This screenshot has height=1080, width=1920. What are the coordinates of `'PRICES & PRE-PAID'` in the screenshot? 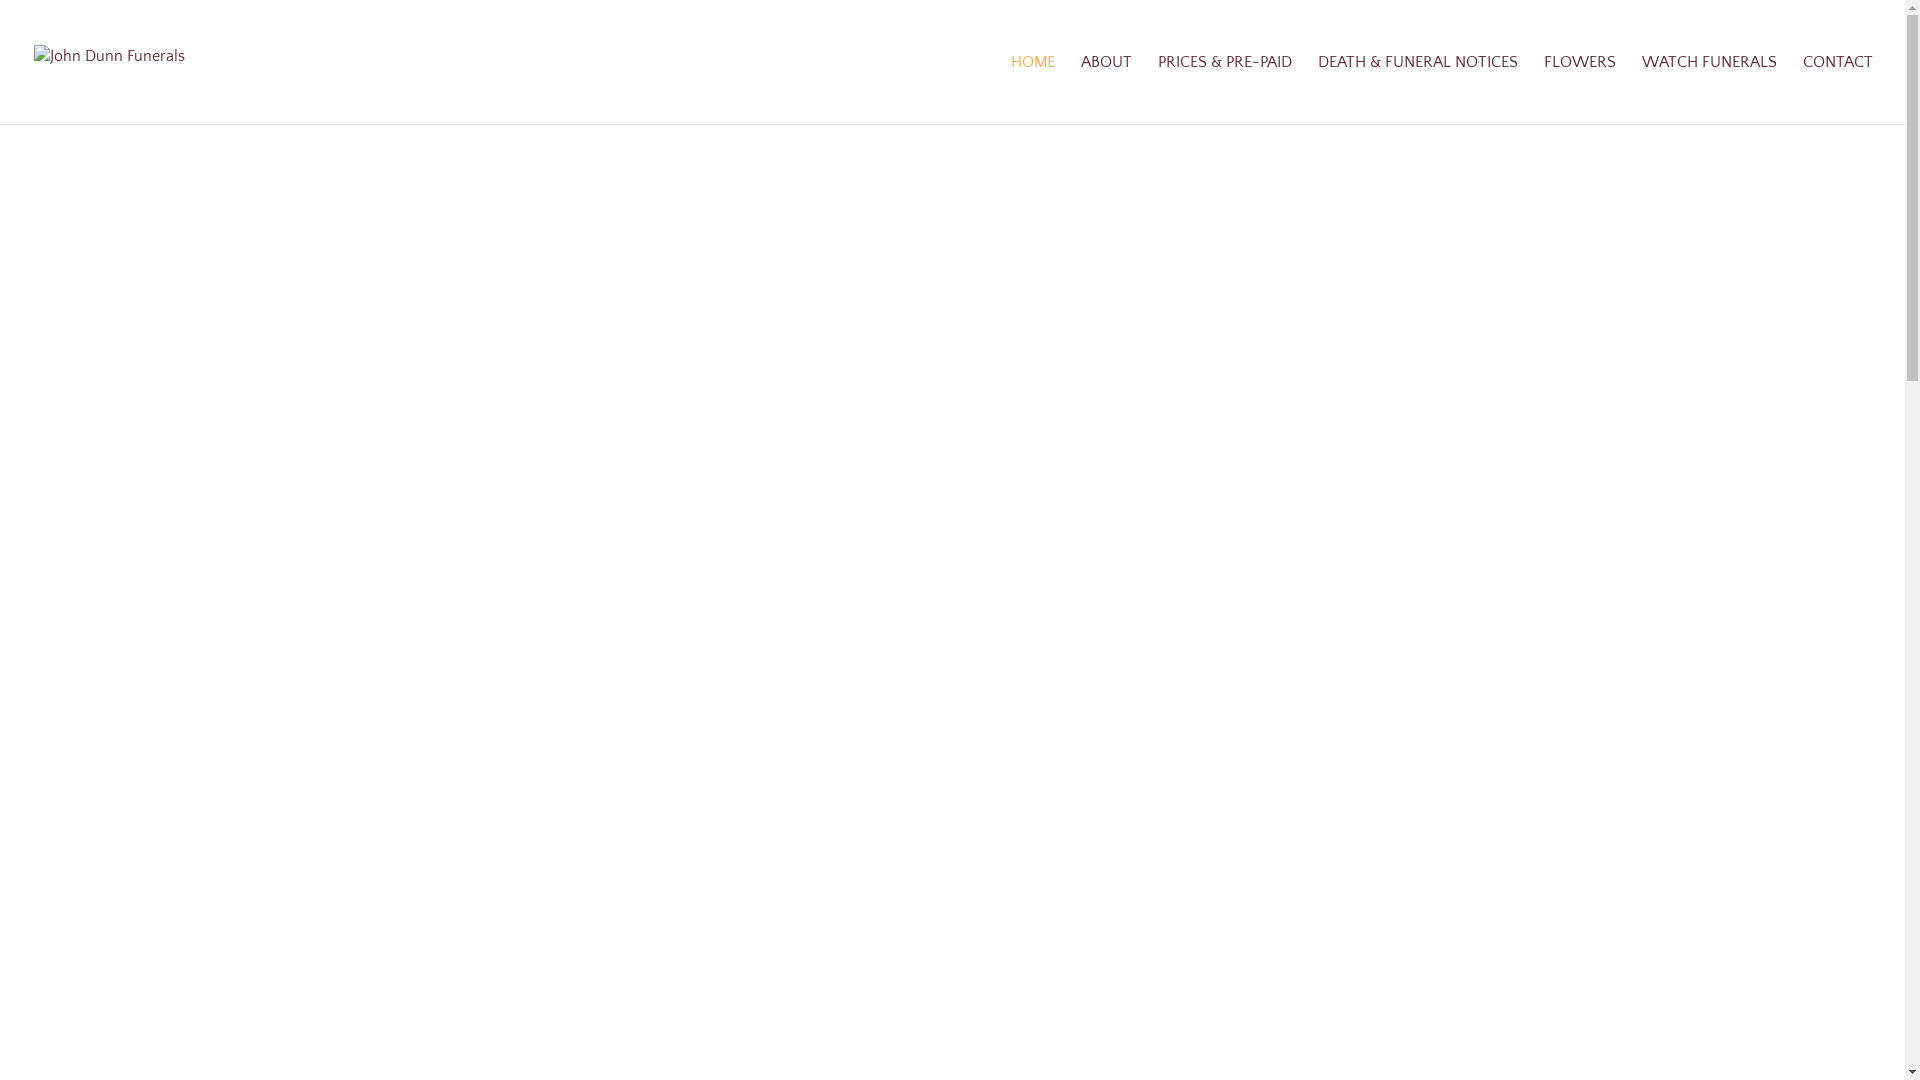 It's located at (1223, 88).